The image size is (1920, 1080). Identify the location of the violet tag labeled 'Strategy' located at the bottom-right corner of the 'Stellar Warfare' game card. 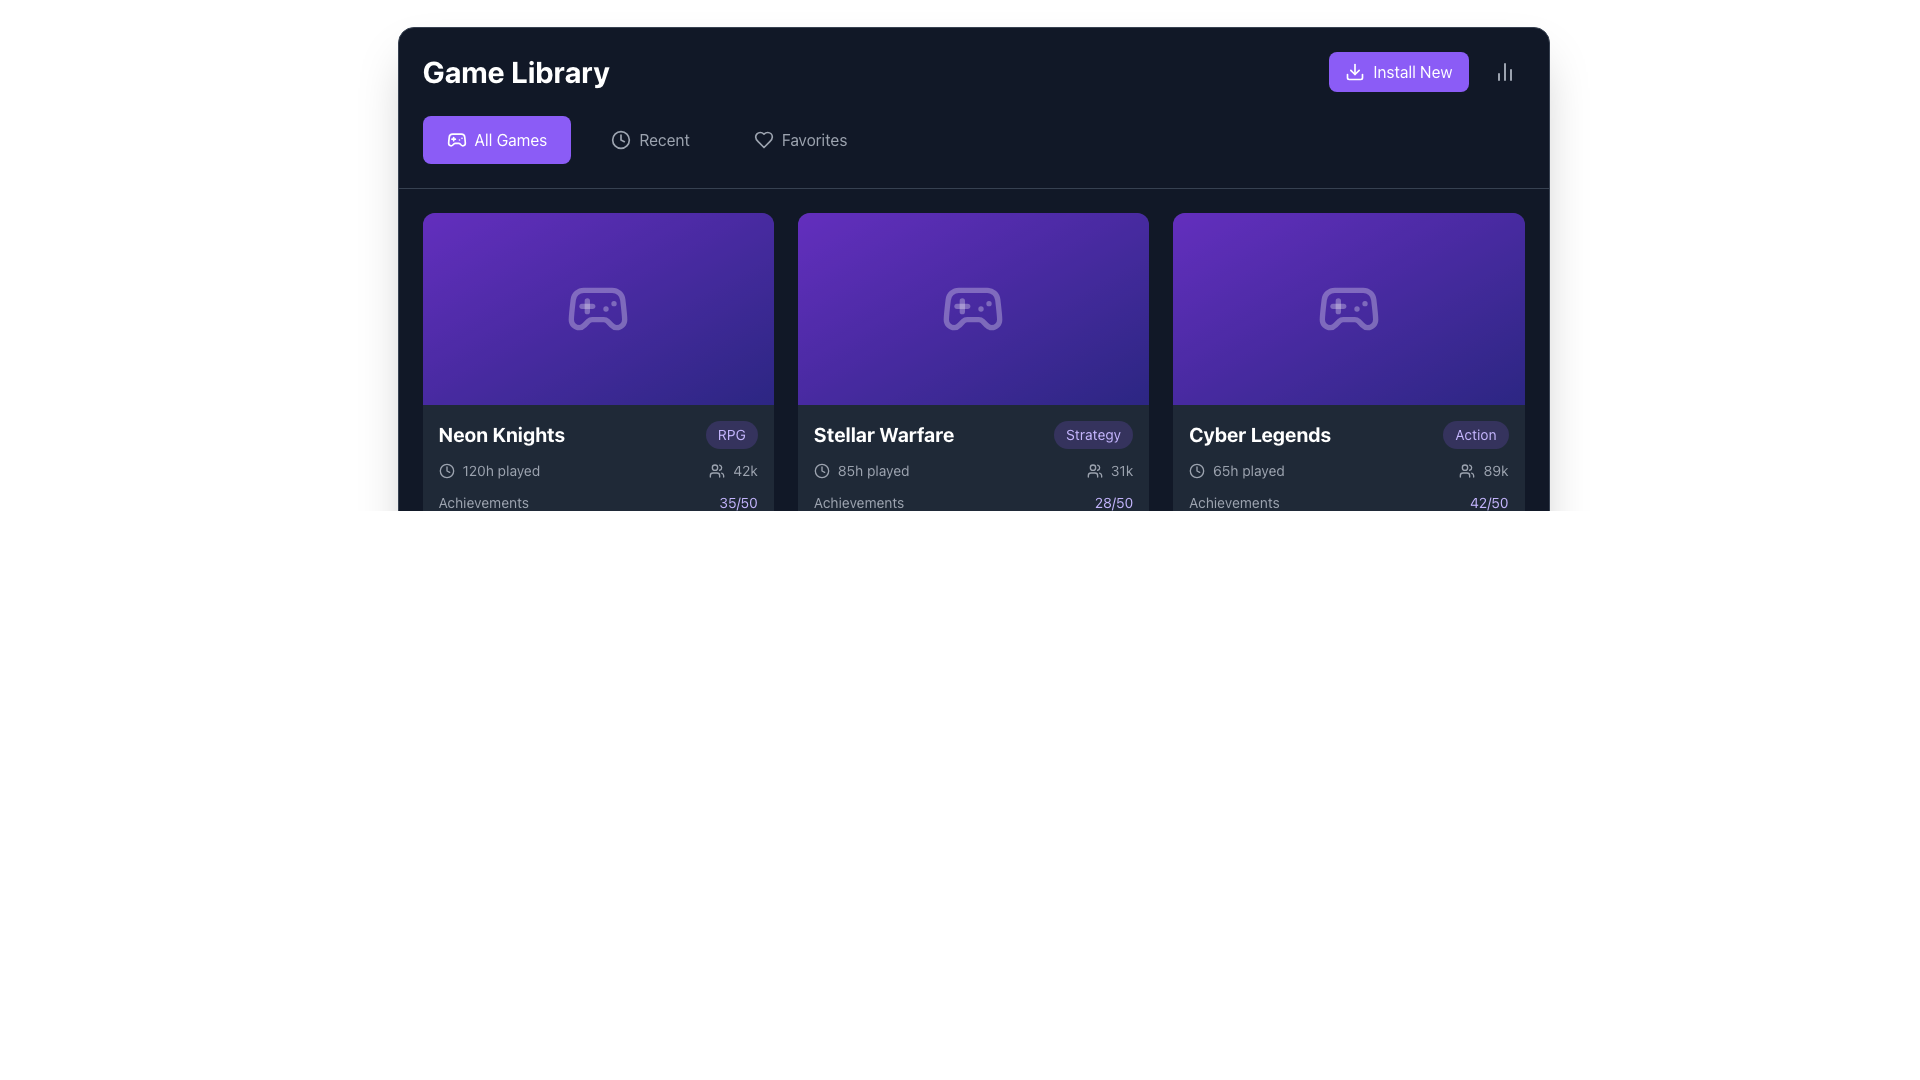
(1092, 434).